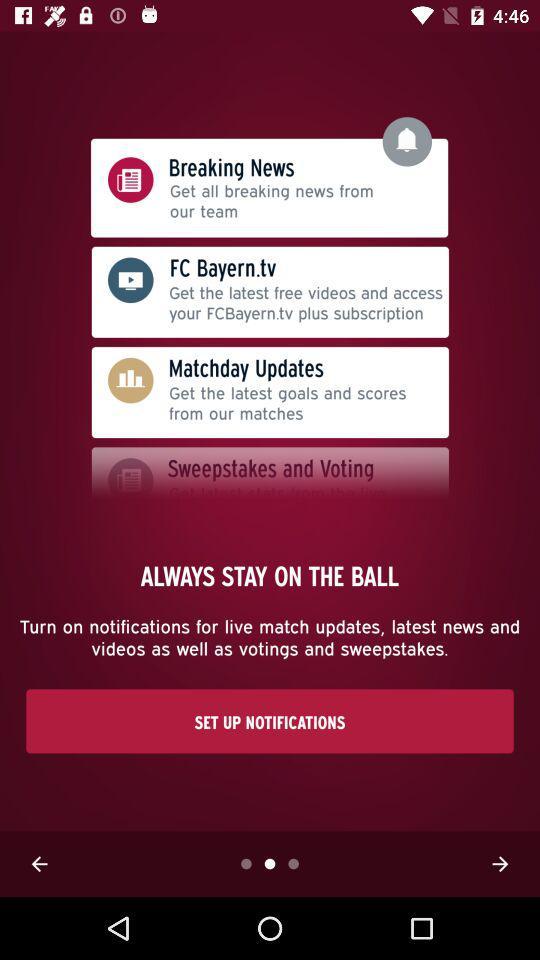  I want to click on go back, so click(39, 863).